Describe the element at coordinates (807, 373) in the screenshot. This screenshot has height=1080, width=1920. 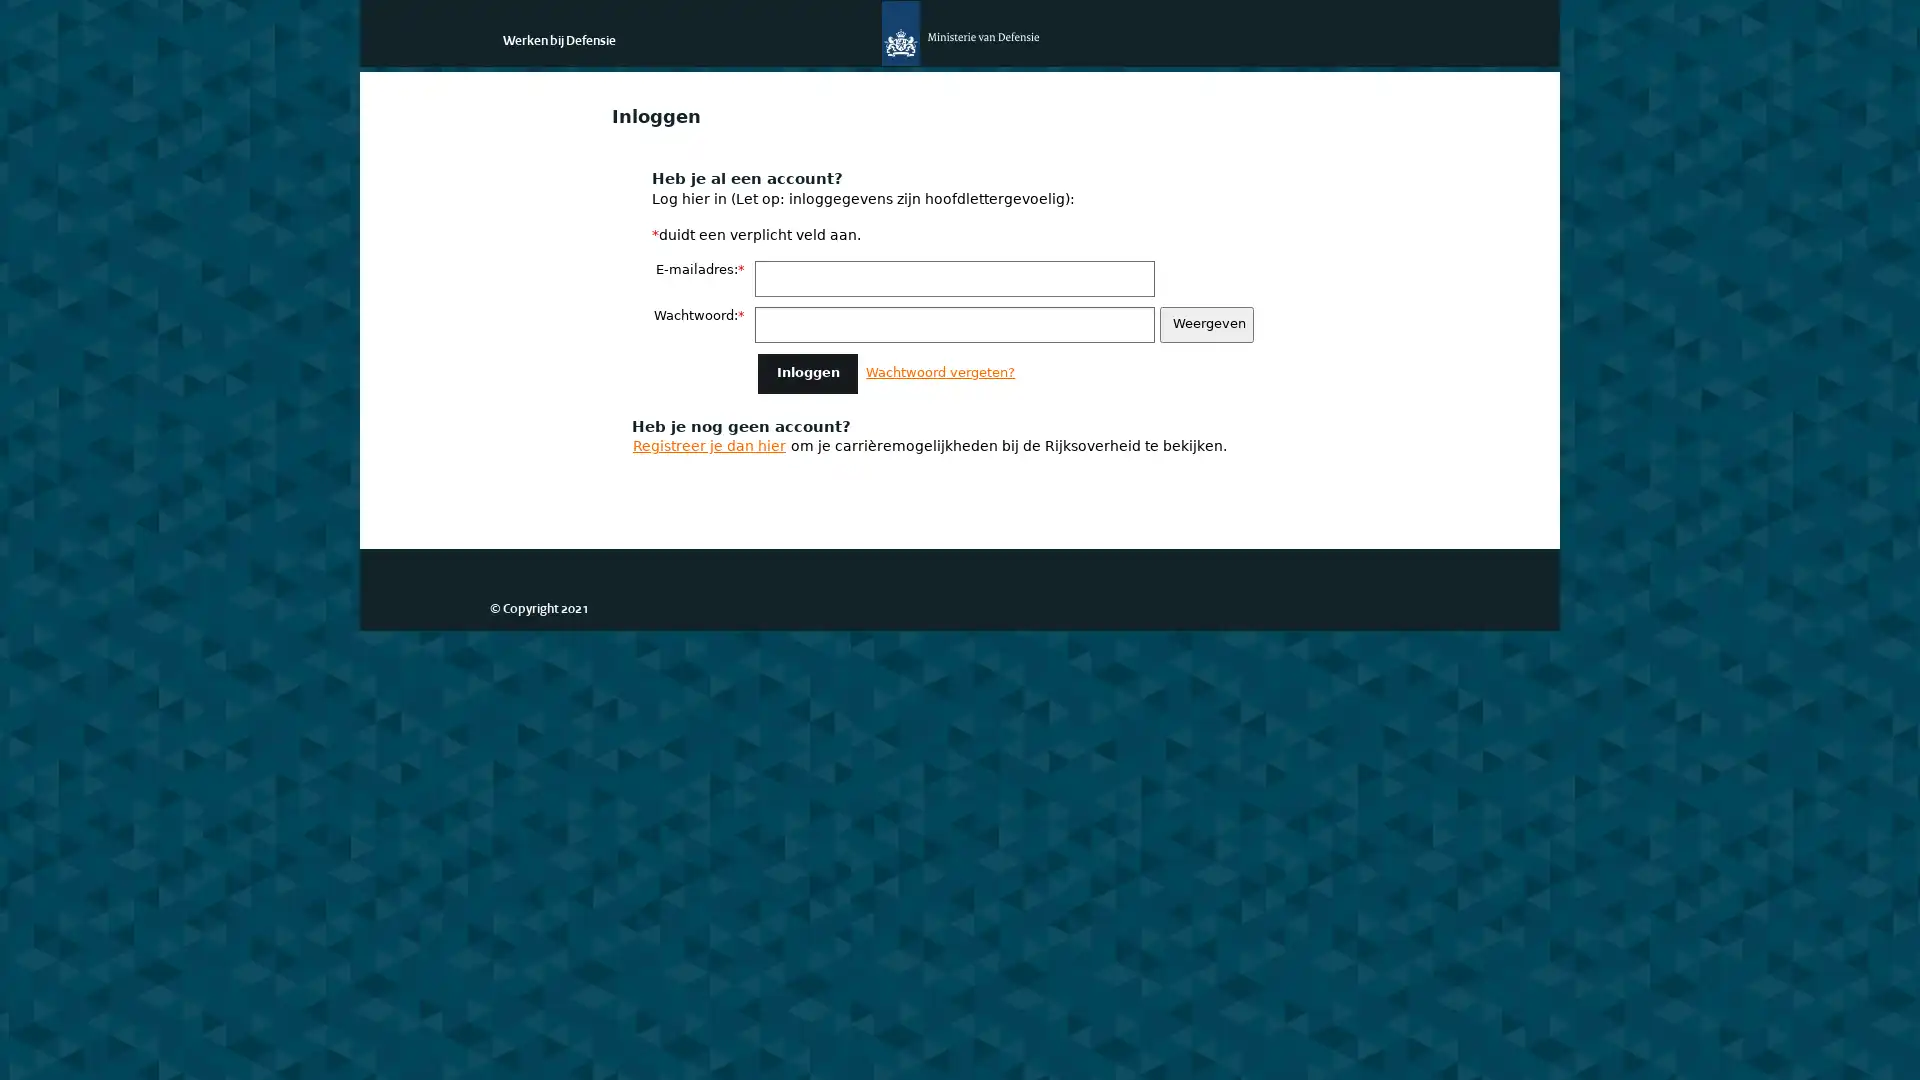
I see `Inloggen` at that location.